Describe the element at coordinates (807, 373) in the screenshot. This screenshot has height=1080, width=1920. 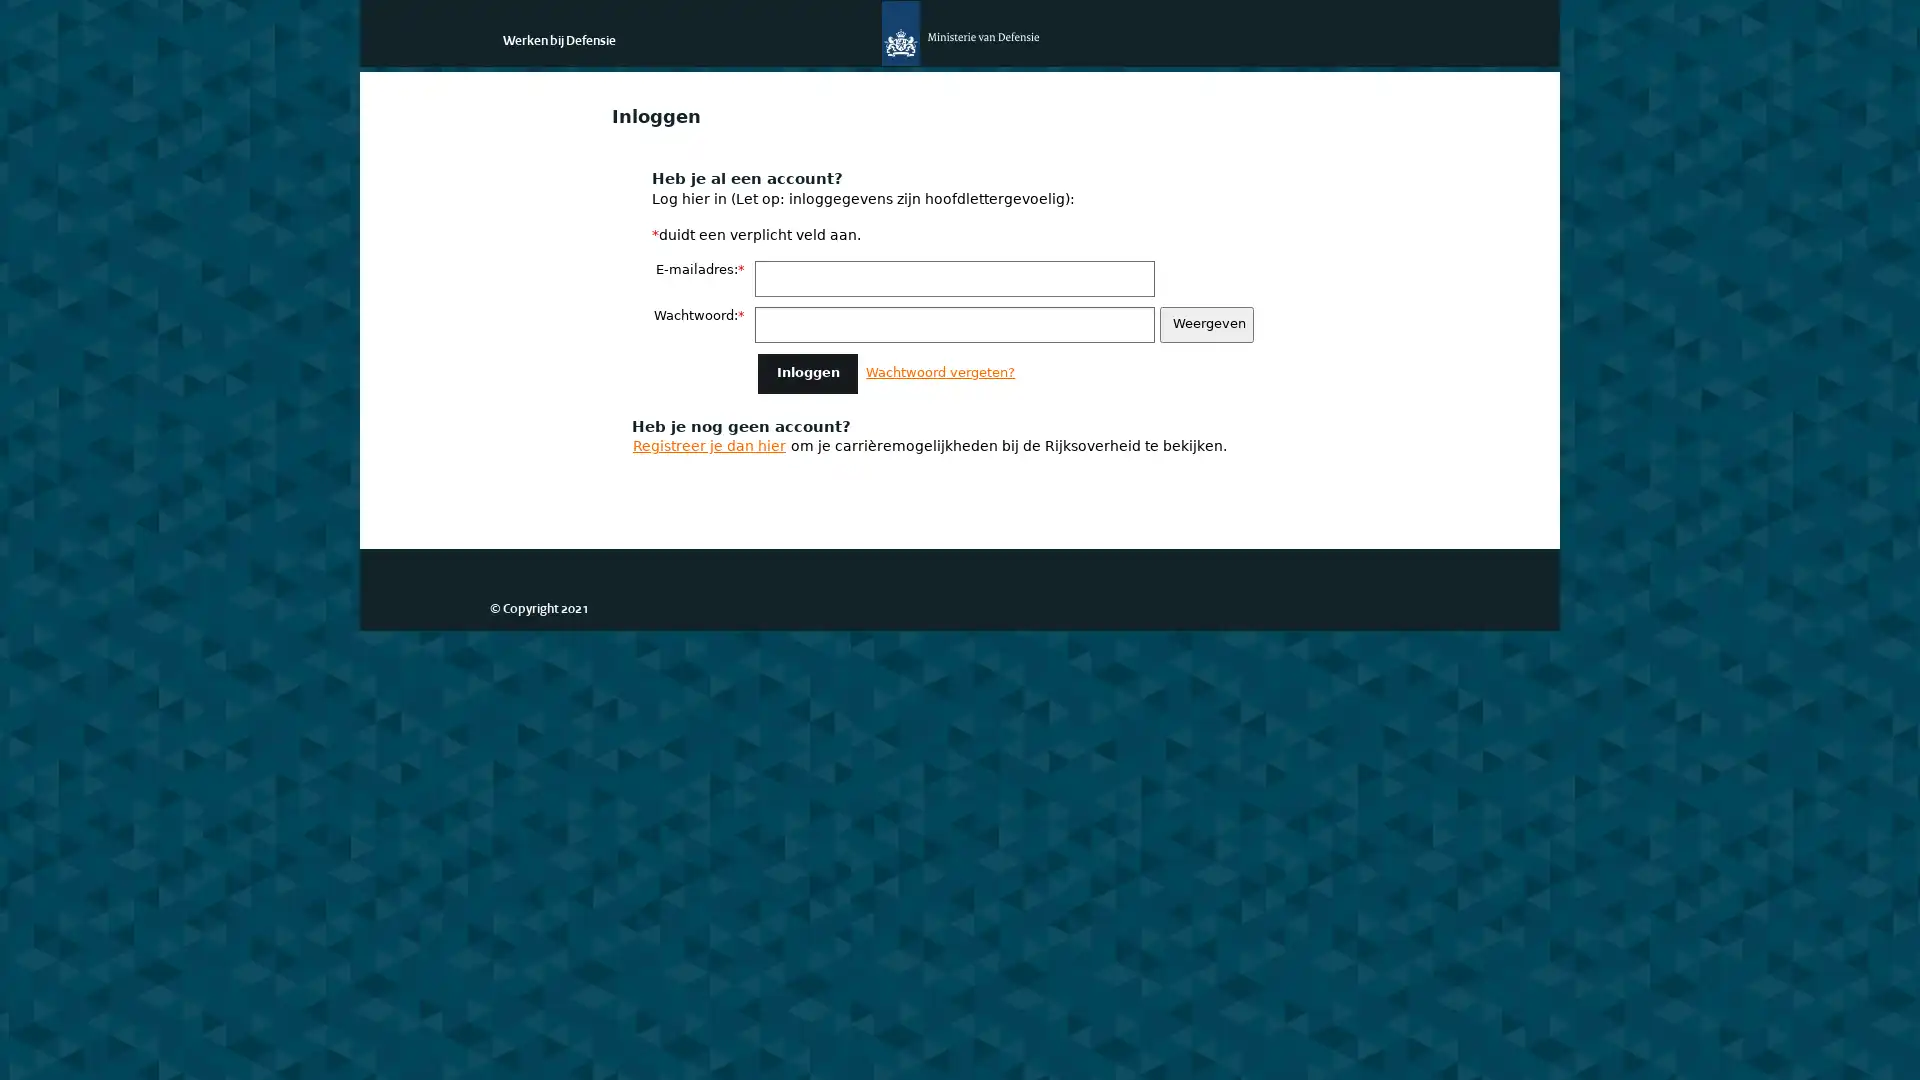
I see `Inloggen` at that location.